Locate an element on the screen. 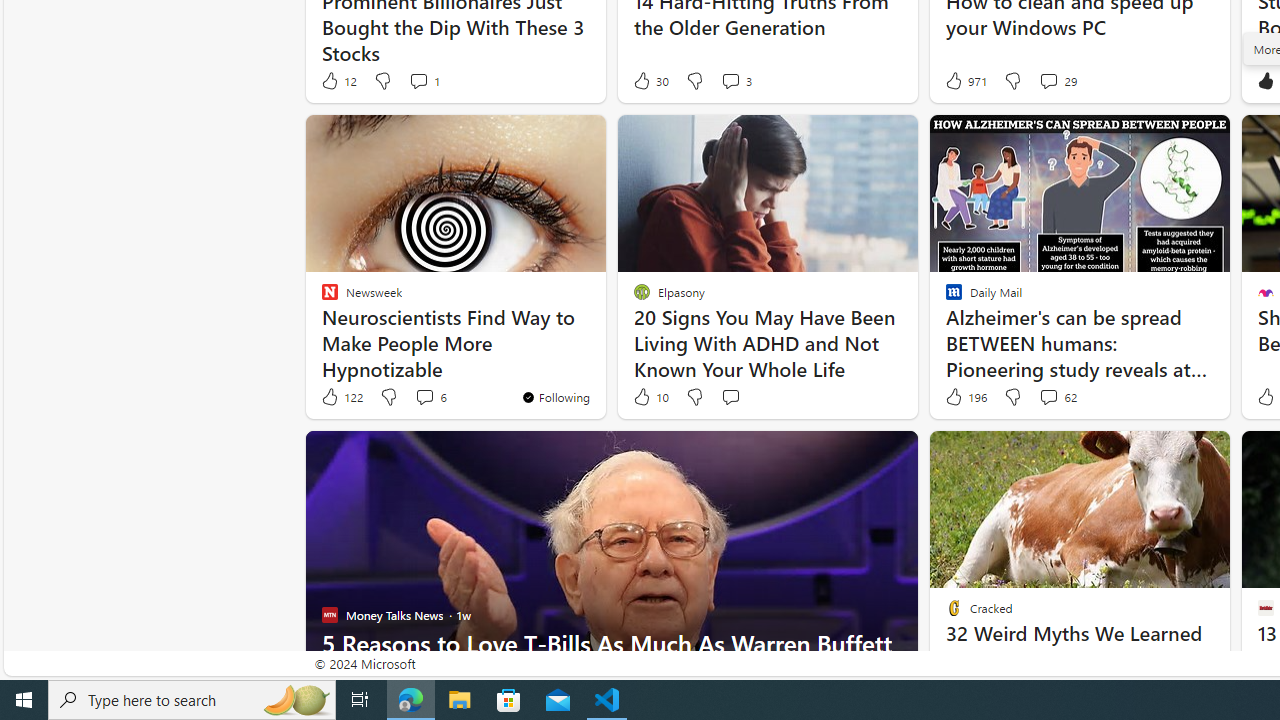 The height and width of the screenshot is (720, 1280). '971 Like' is located at coordinates (964, 80).